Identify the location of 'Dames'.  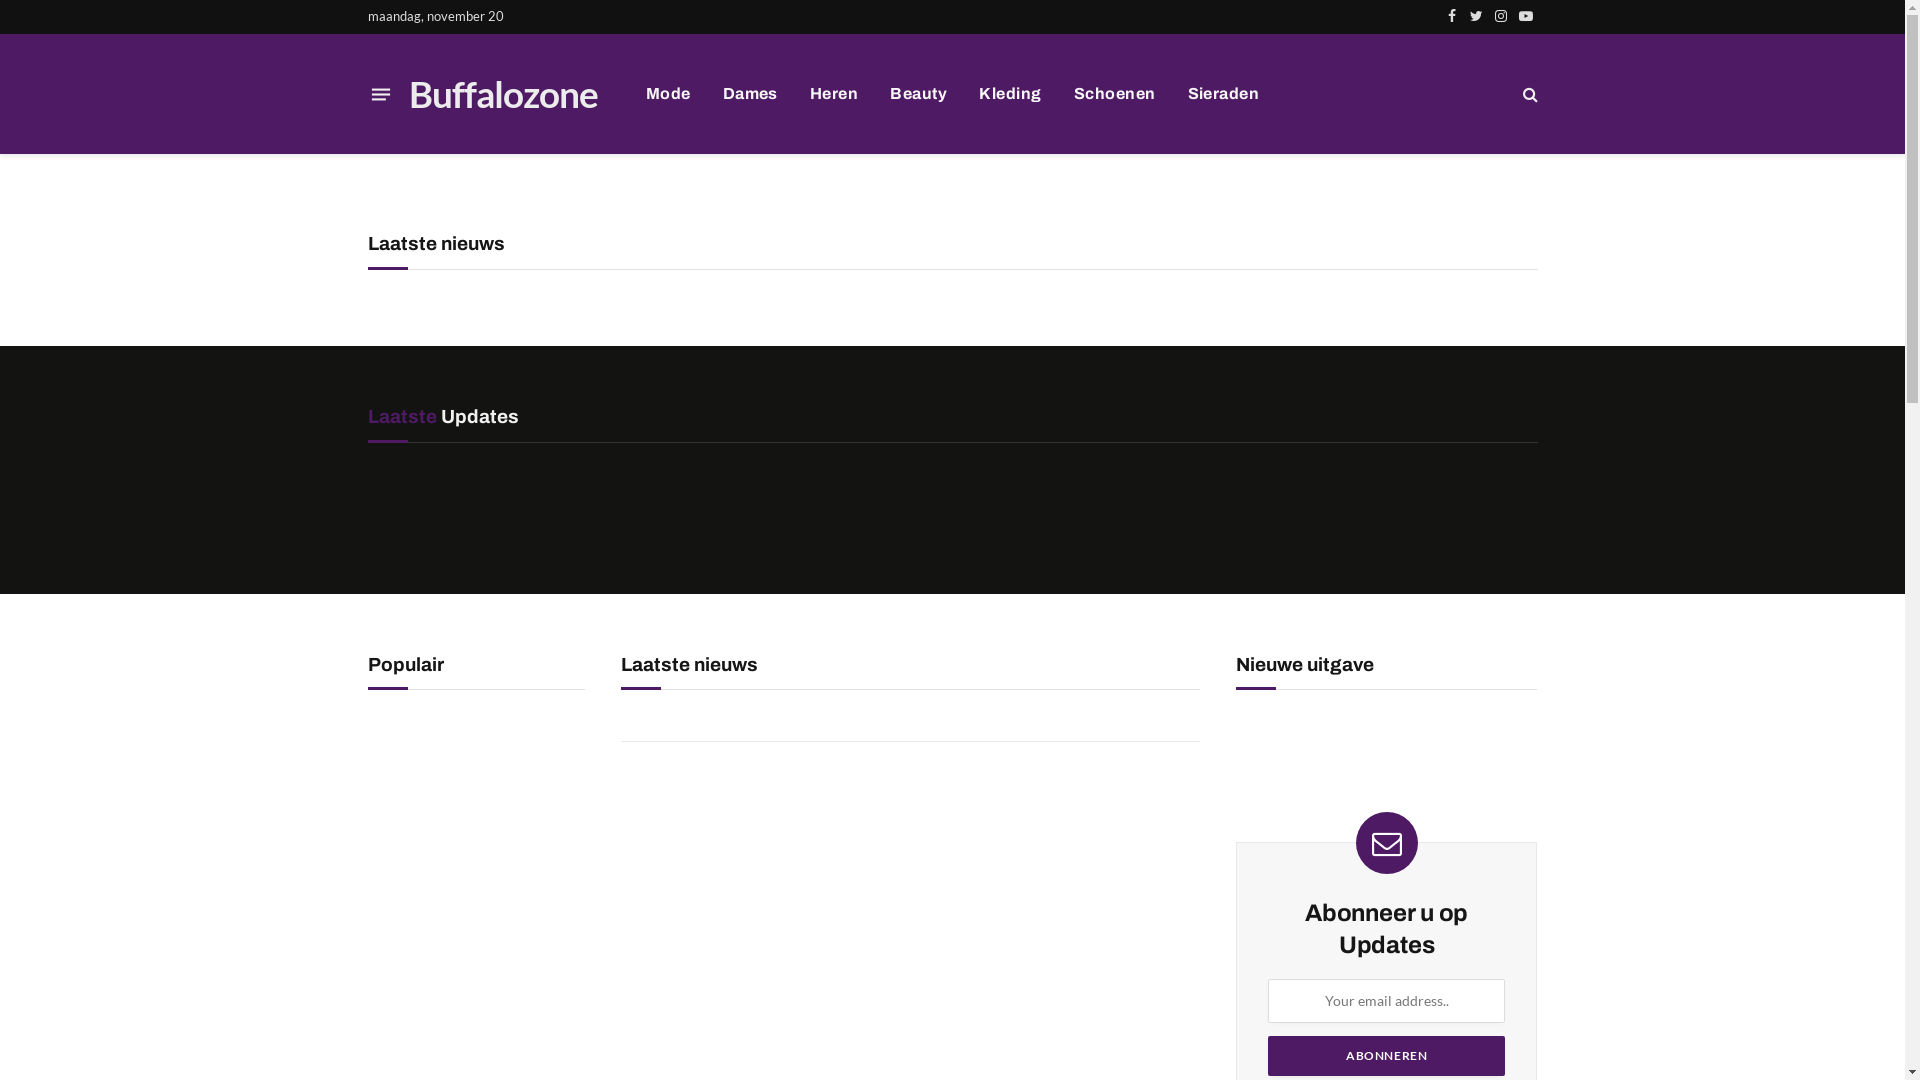
(749, 93).